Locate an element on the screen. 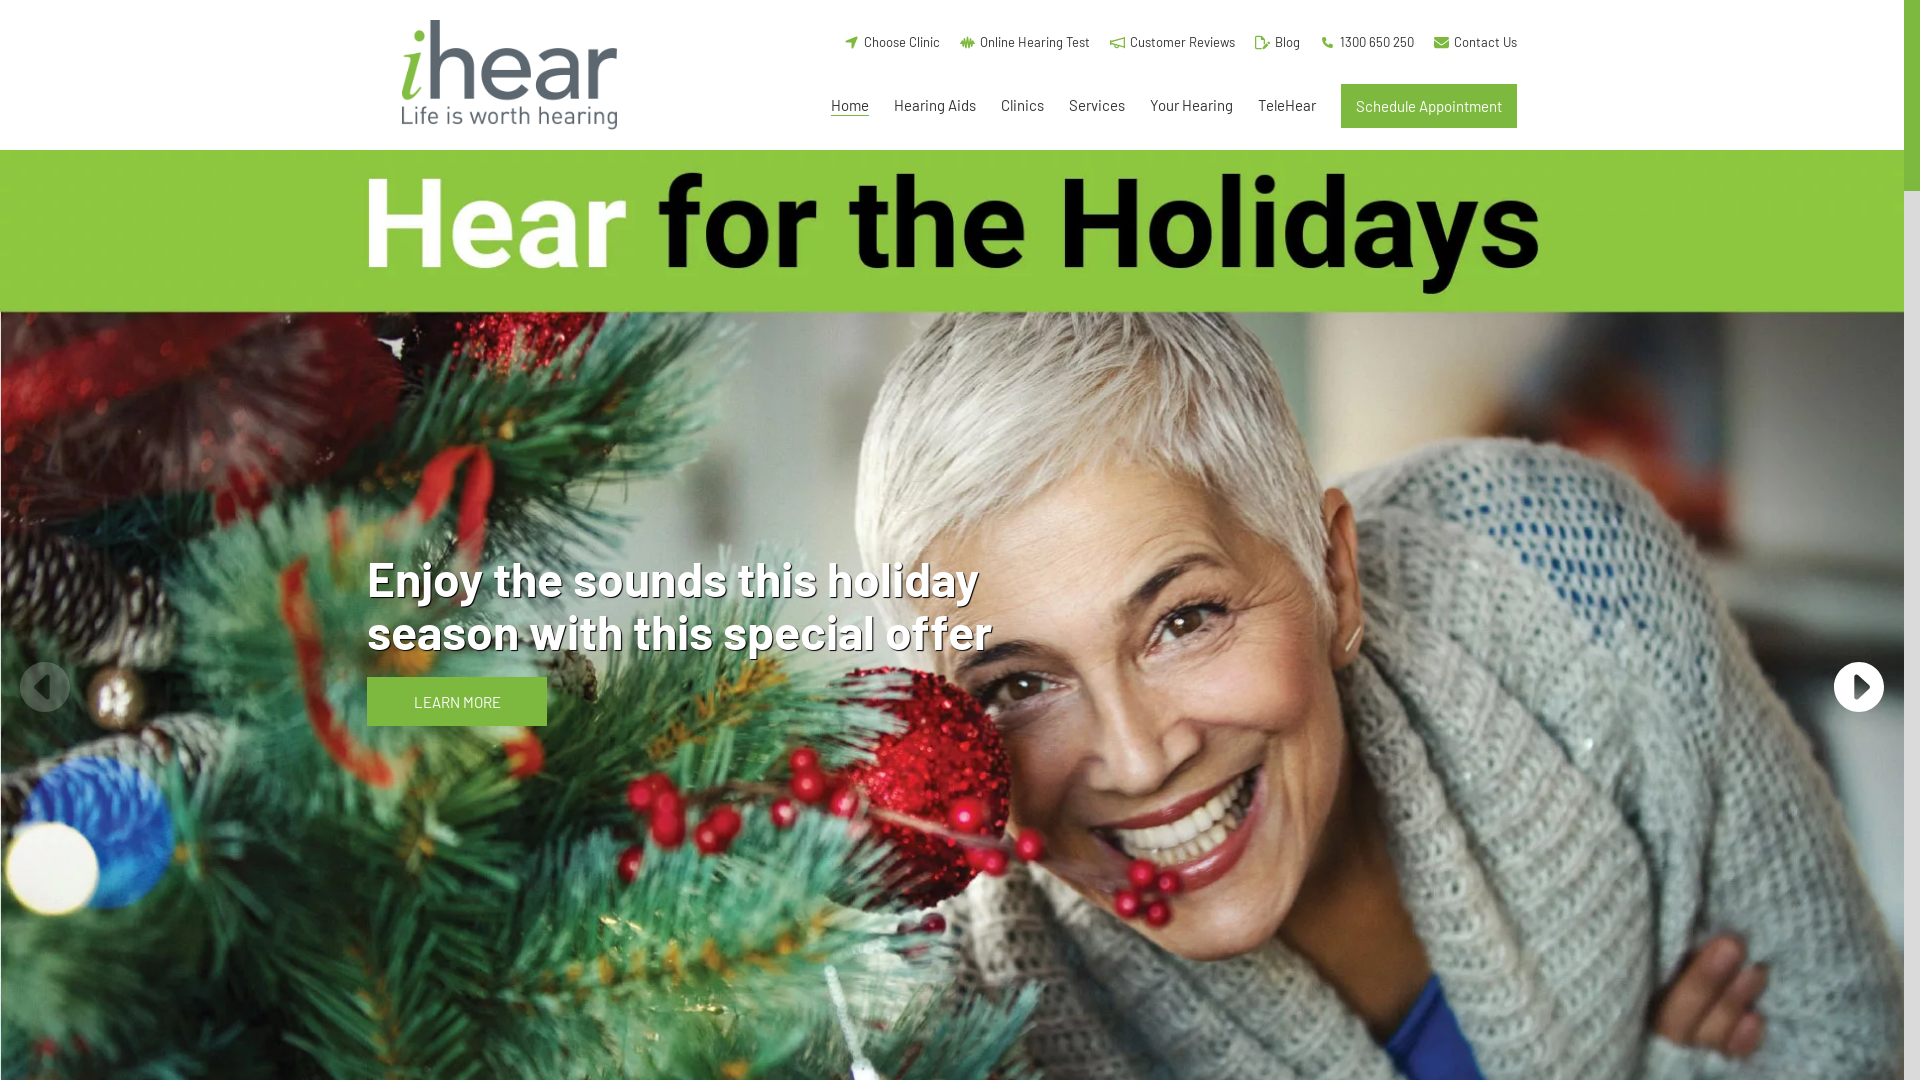 This screenshot has height=1080, width=1920. 'Online Hearing Test' is located at coordinates (960, 41).